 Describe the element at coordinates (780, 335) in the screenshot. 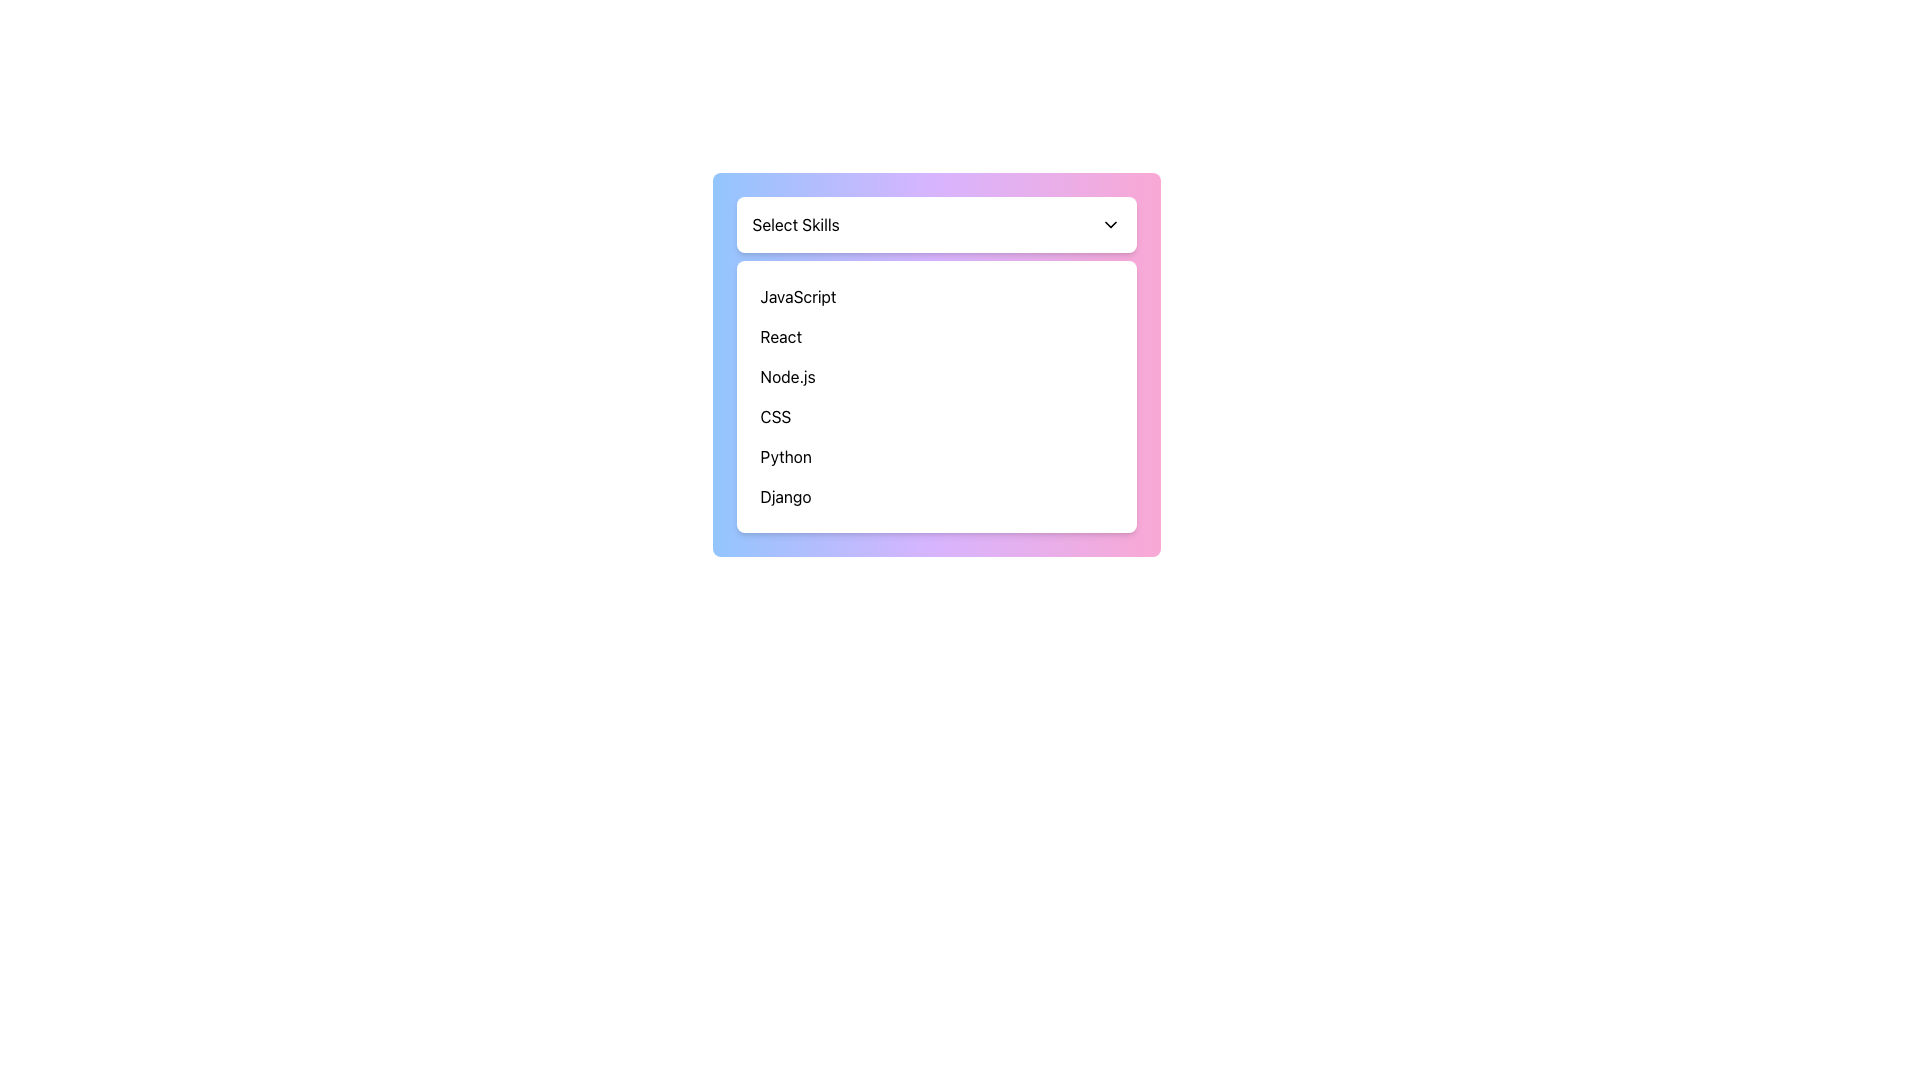

I see `the second item in the dropdown menu that contains the word 'React'` at that location.